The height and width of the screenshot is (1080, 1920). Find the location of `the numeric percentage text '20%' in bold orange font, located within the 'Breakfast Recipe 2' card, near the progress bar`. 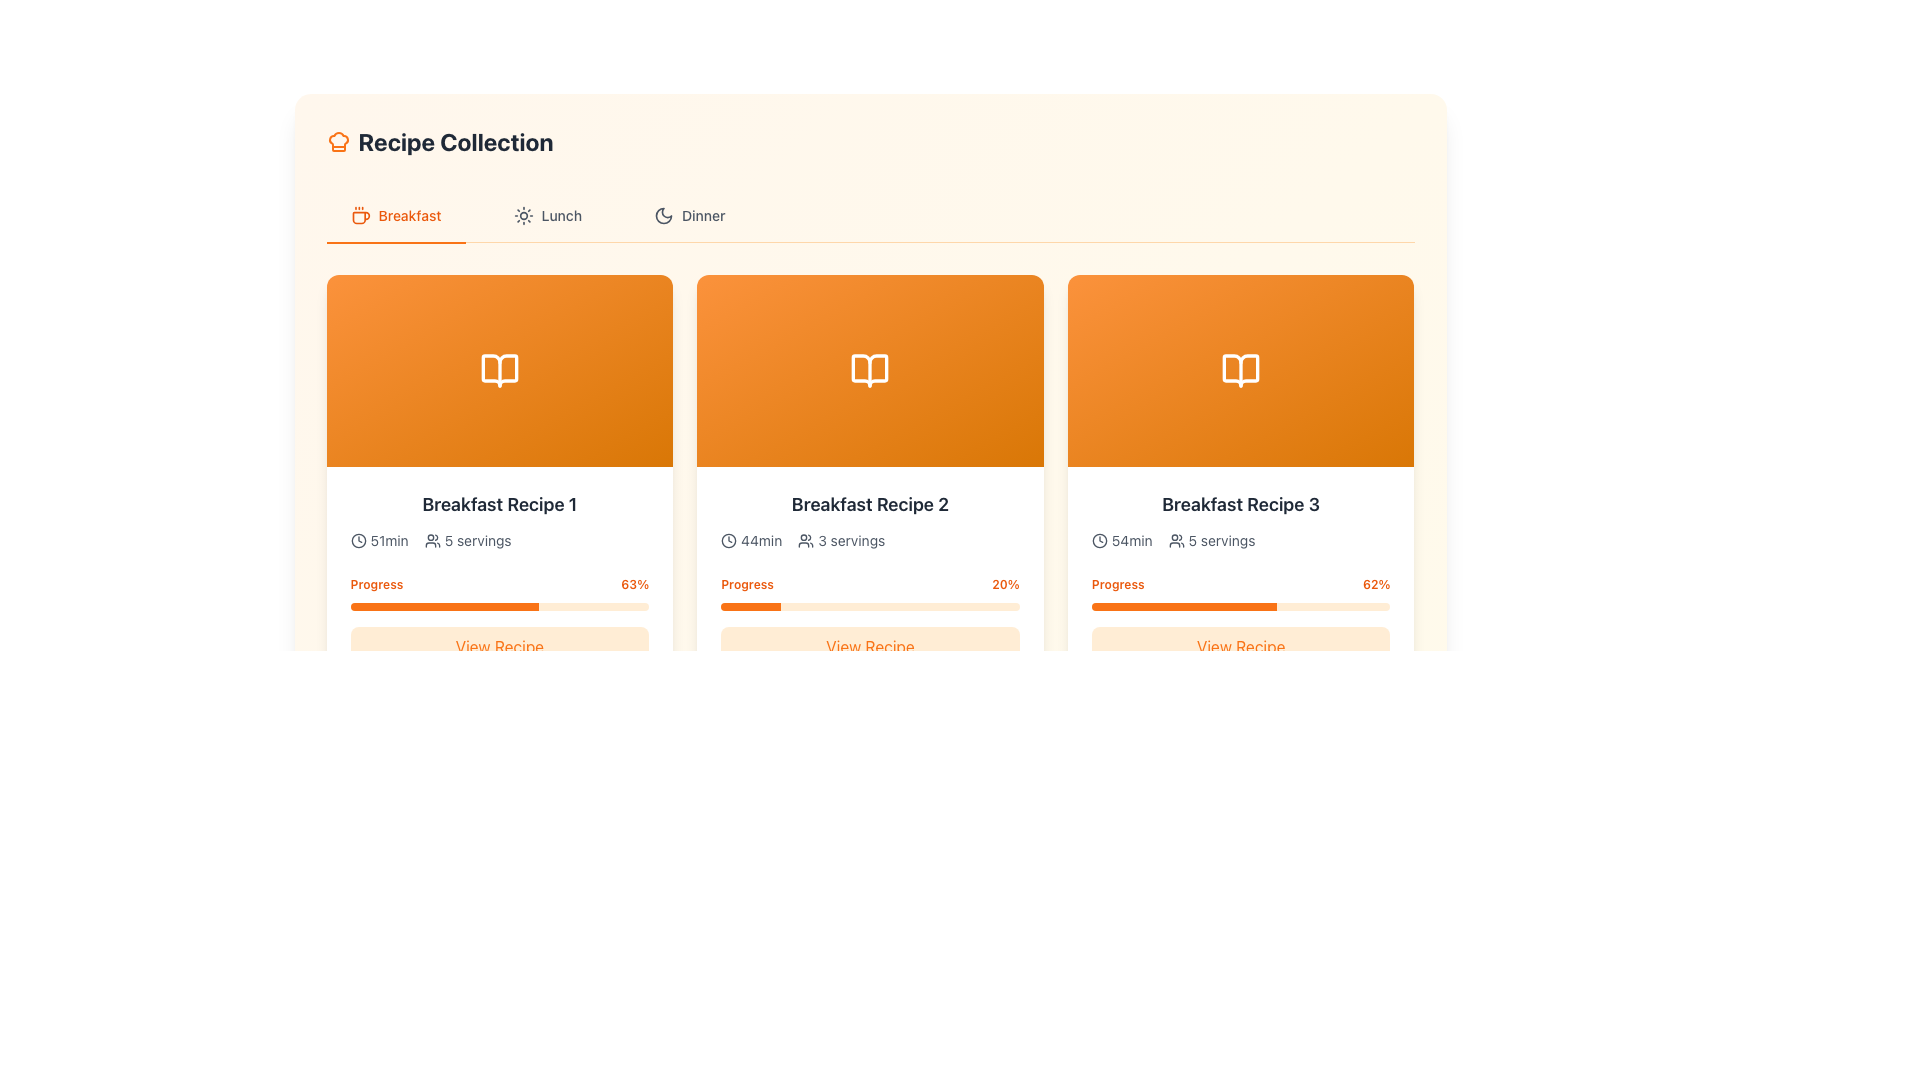

the numeric percentage text '20%' in bold orange font, located within the 'Breakfast Recipe 2' card, near the progress bar is located at coordinates (1006, 585).